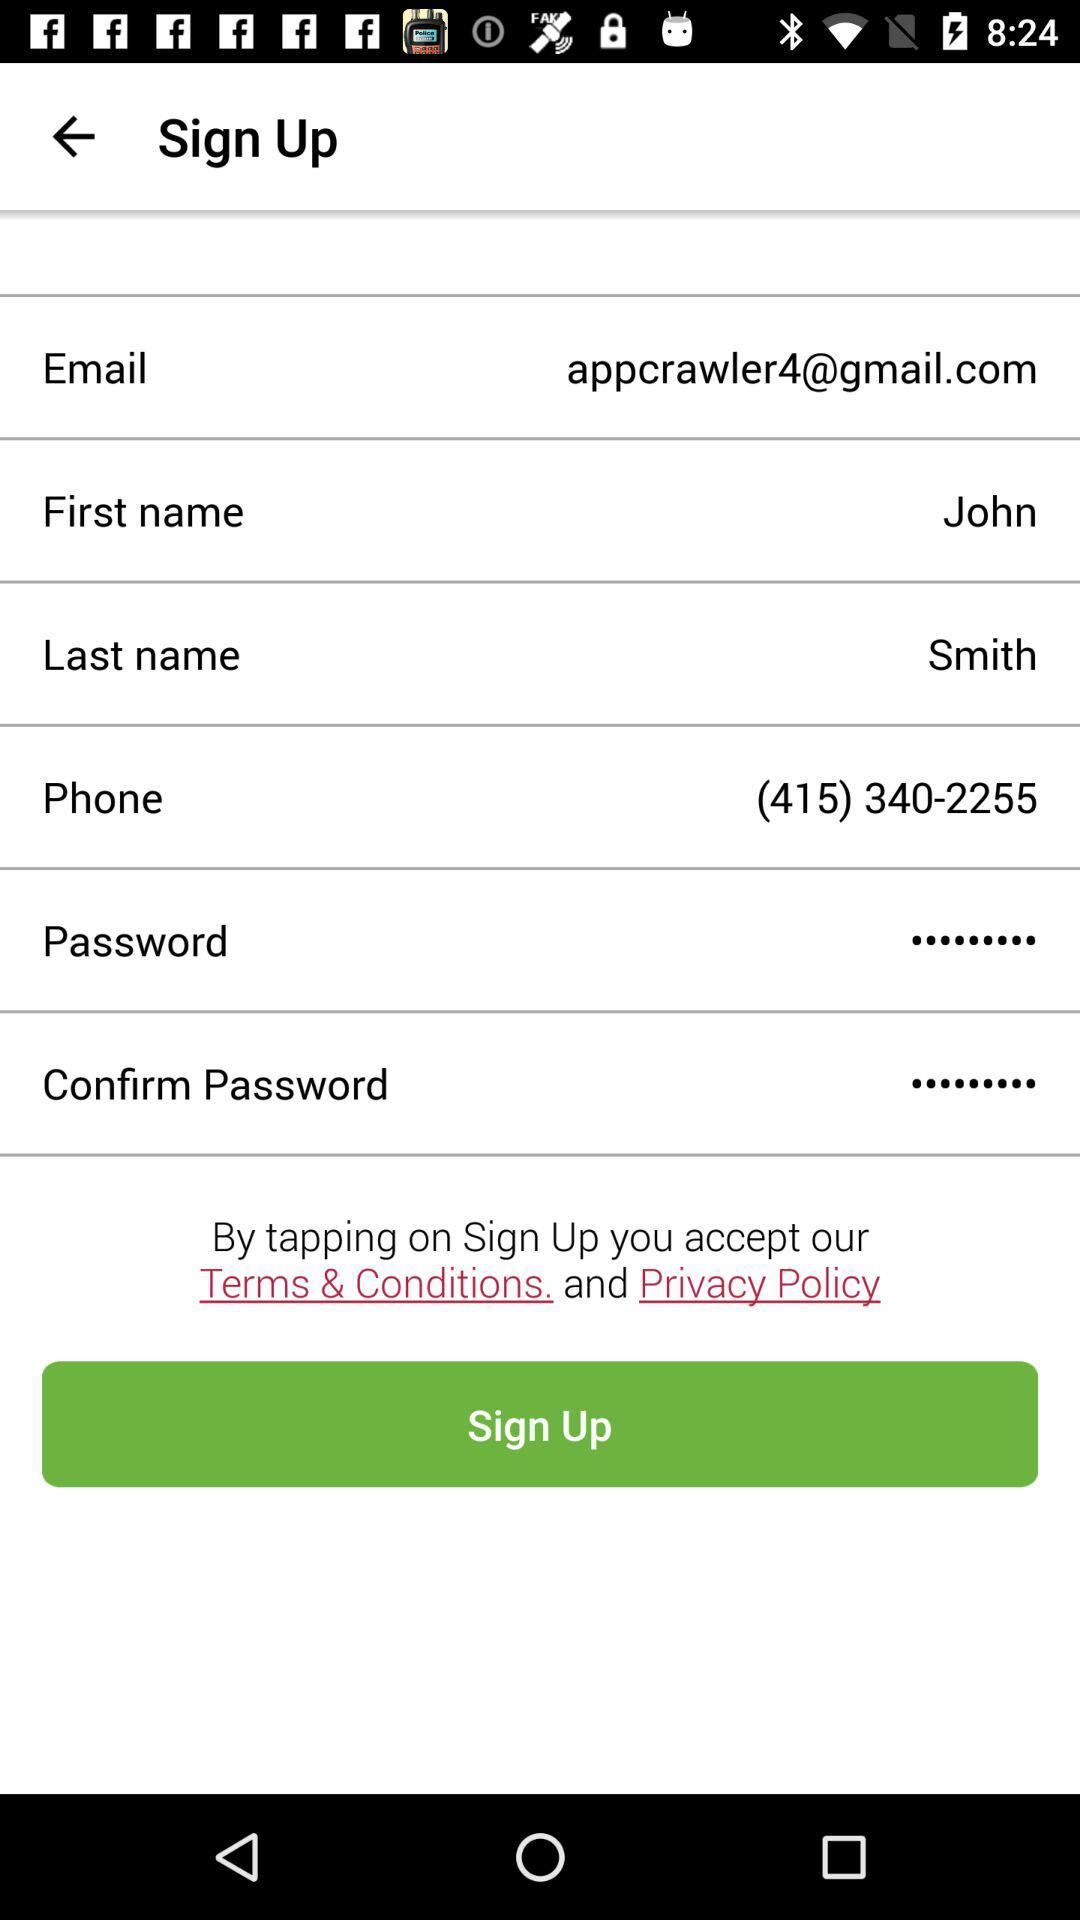 The width and height of the screenshot is (1080, 1920). What do you see at coordinates (591, 367) in the screenshot?
I see `item next to the email item` at bounding box center [591, 367].